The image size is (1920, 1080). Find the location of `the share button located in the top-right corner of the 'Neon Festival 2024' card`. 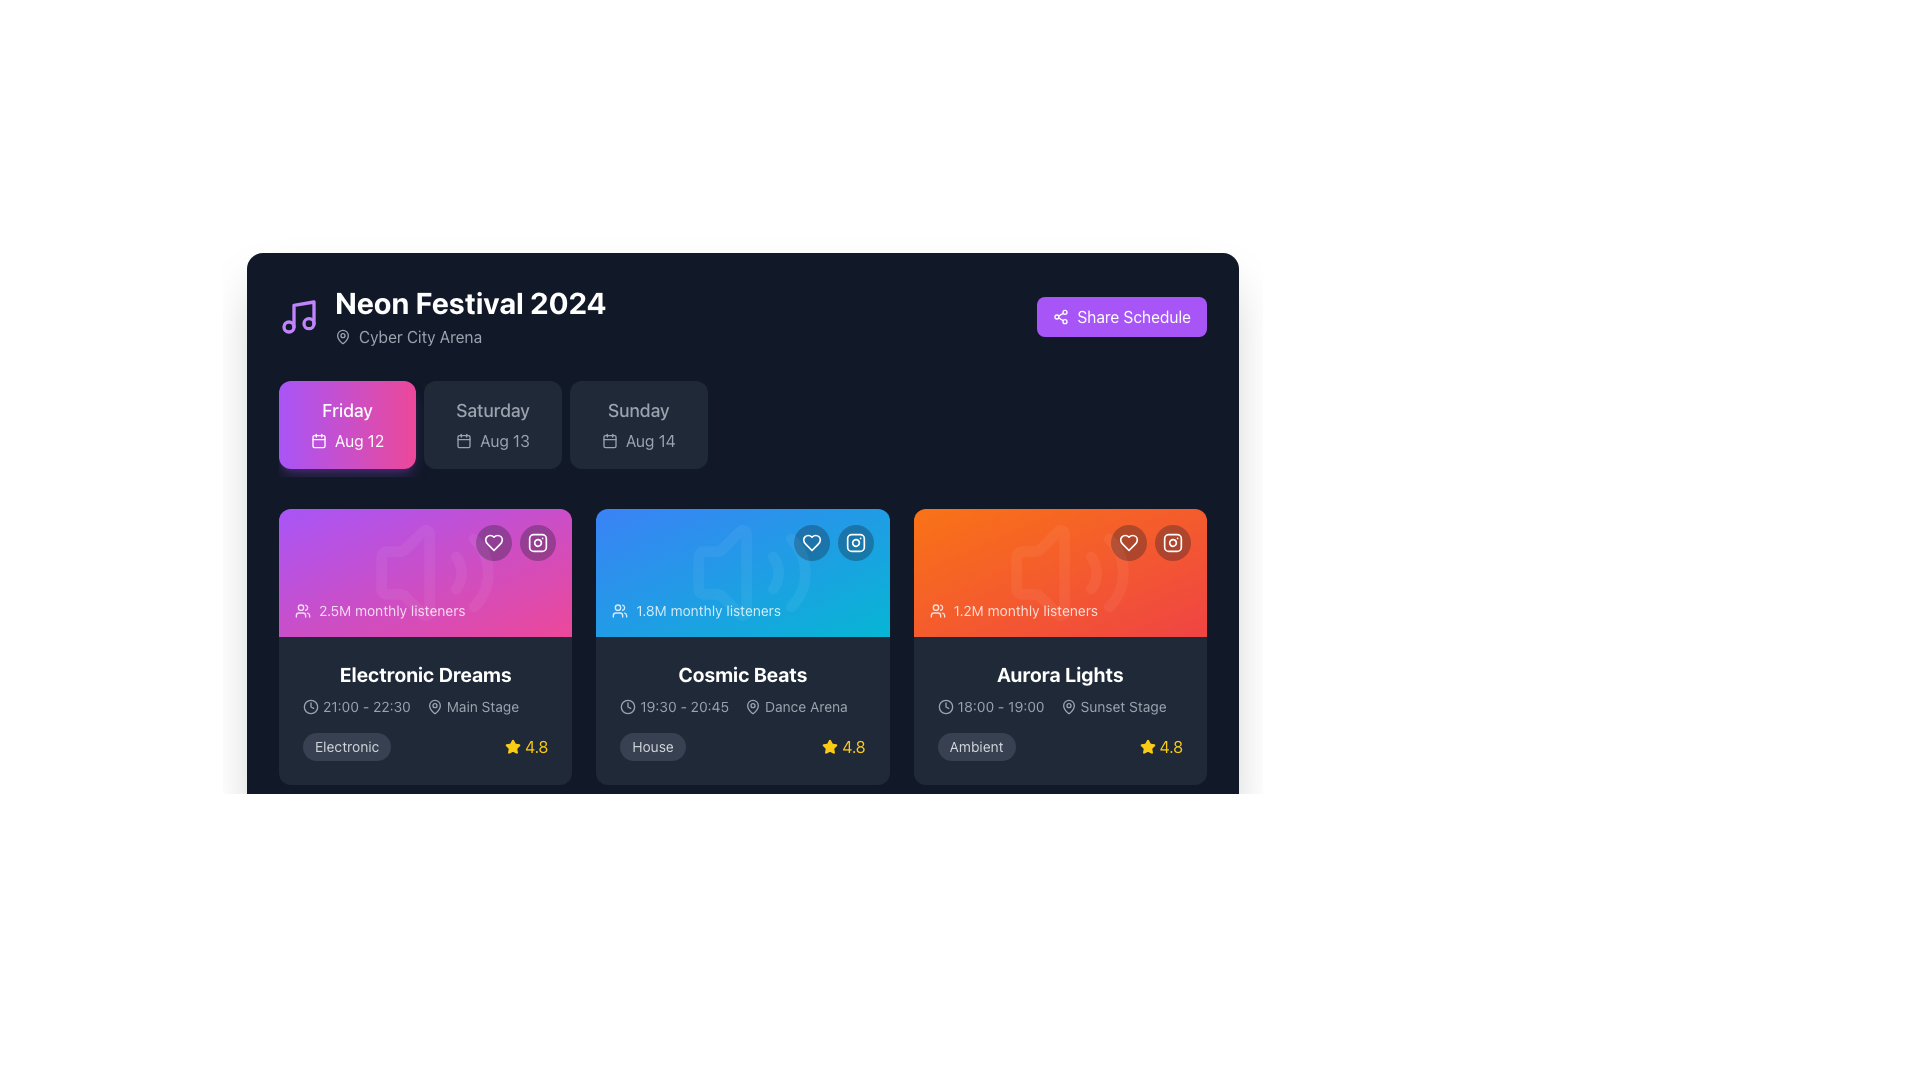

the share button located in the top-right corner of the 'Neon Festival 2024' card is located at coordinates (1122, 315).